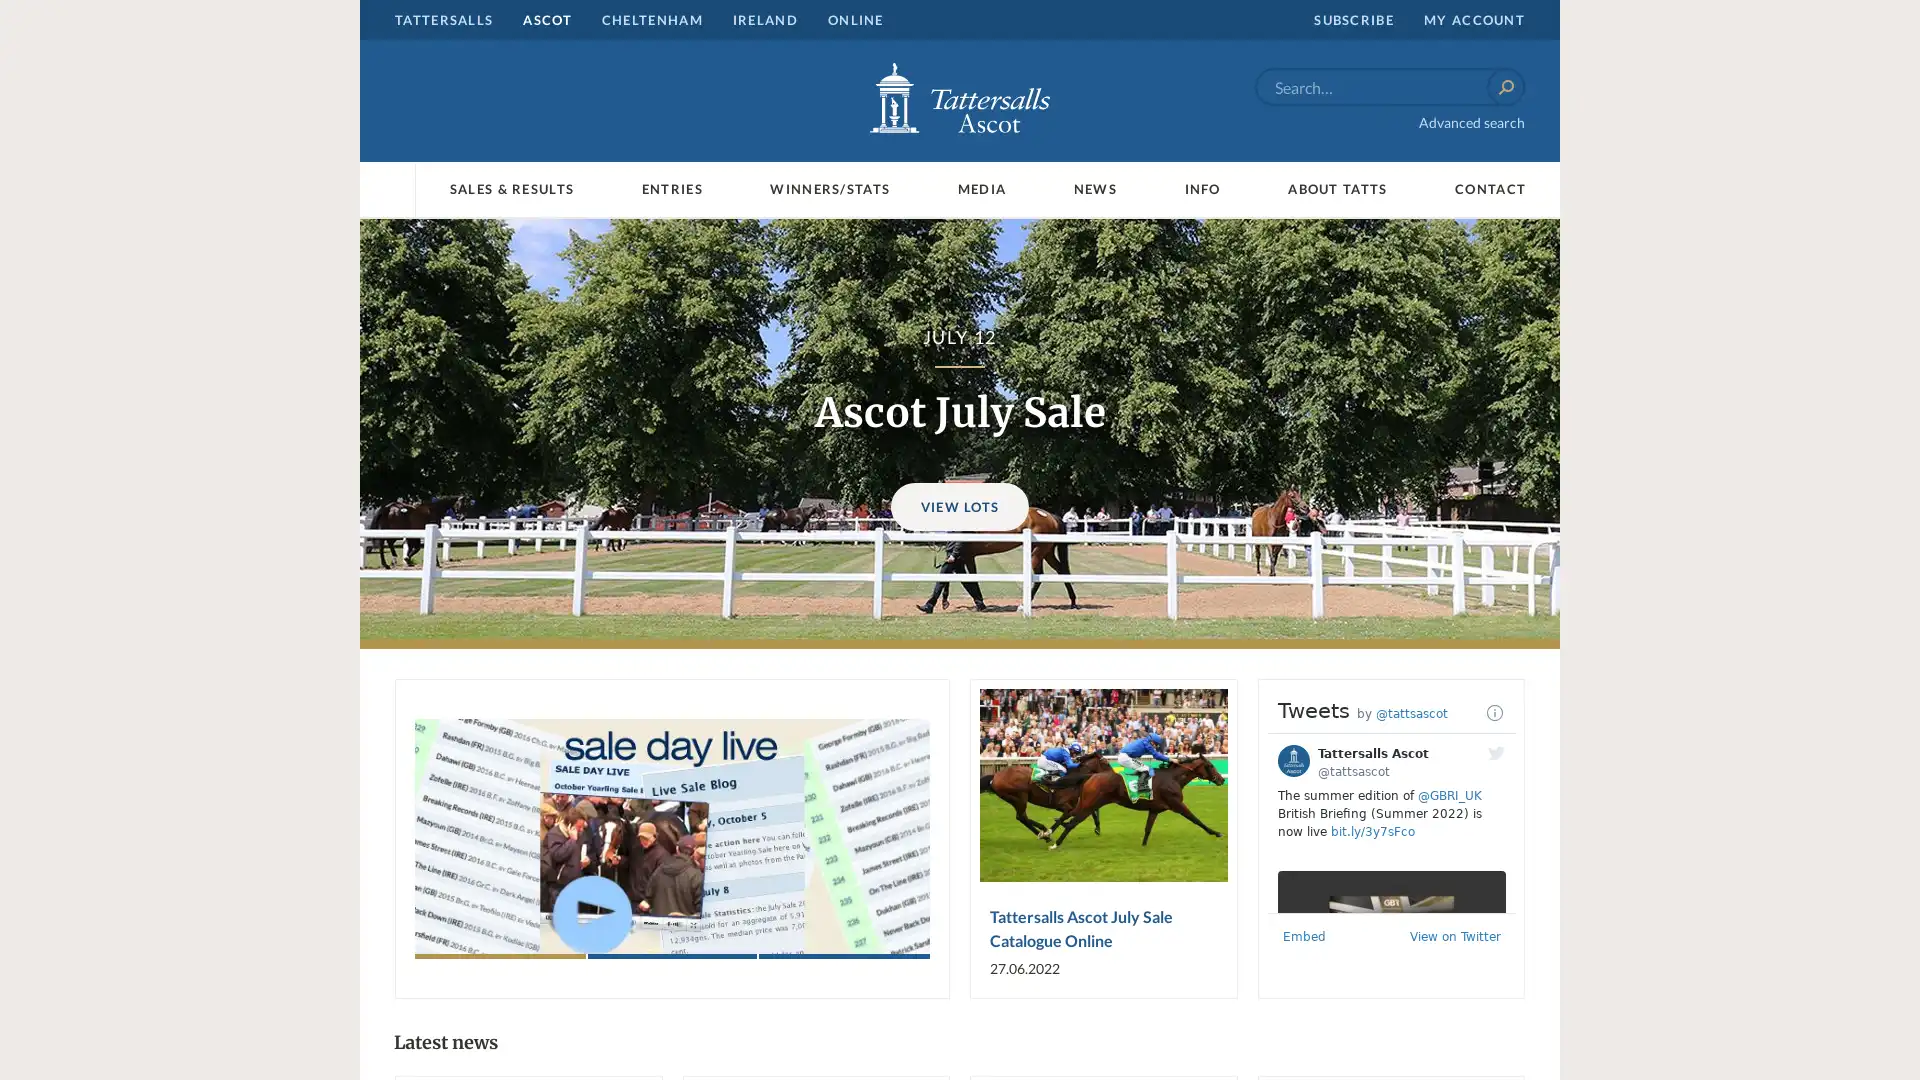 This screenshot has width=1920, height=1080. Describe the element at coordinates (411, 433) in the screenshot. I see `Previous` at that location.